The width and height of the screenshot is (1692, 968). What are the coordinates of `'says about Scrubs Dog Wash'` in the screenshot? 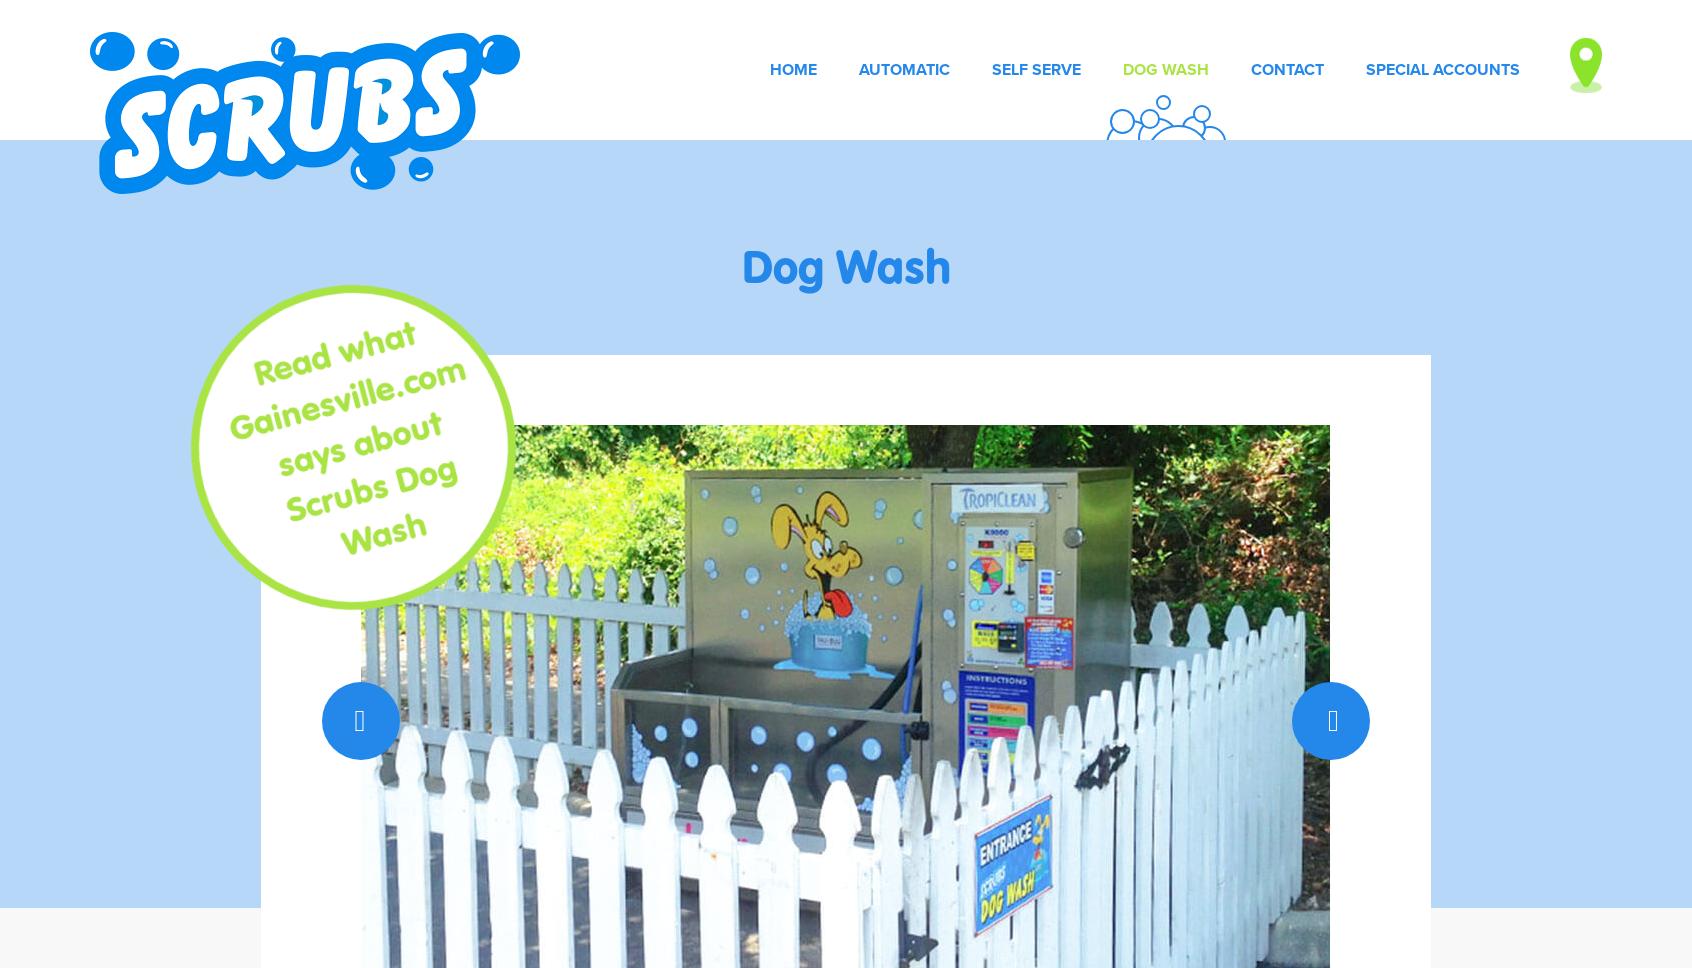 It's located at (365, 480).